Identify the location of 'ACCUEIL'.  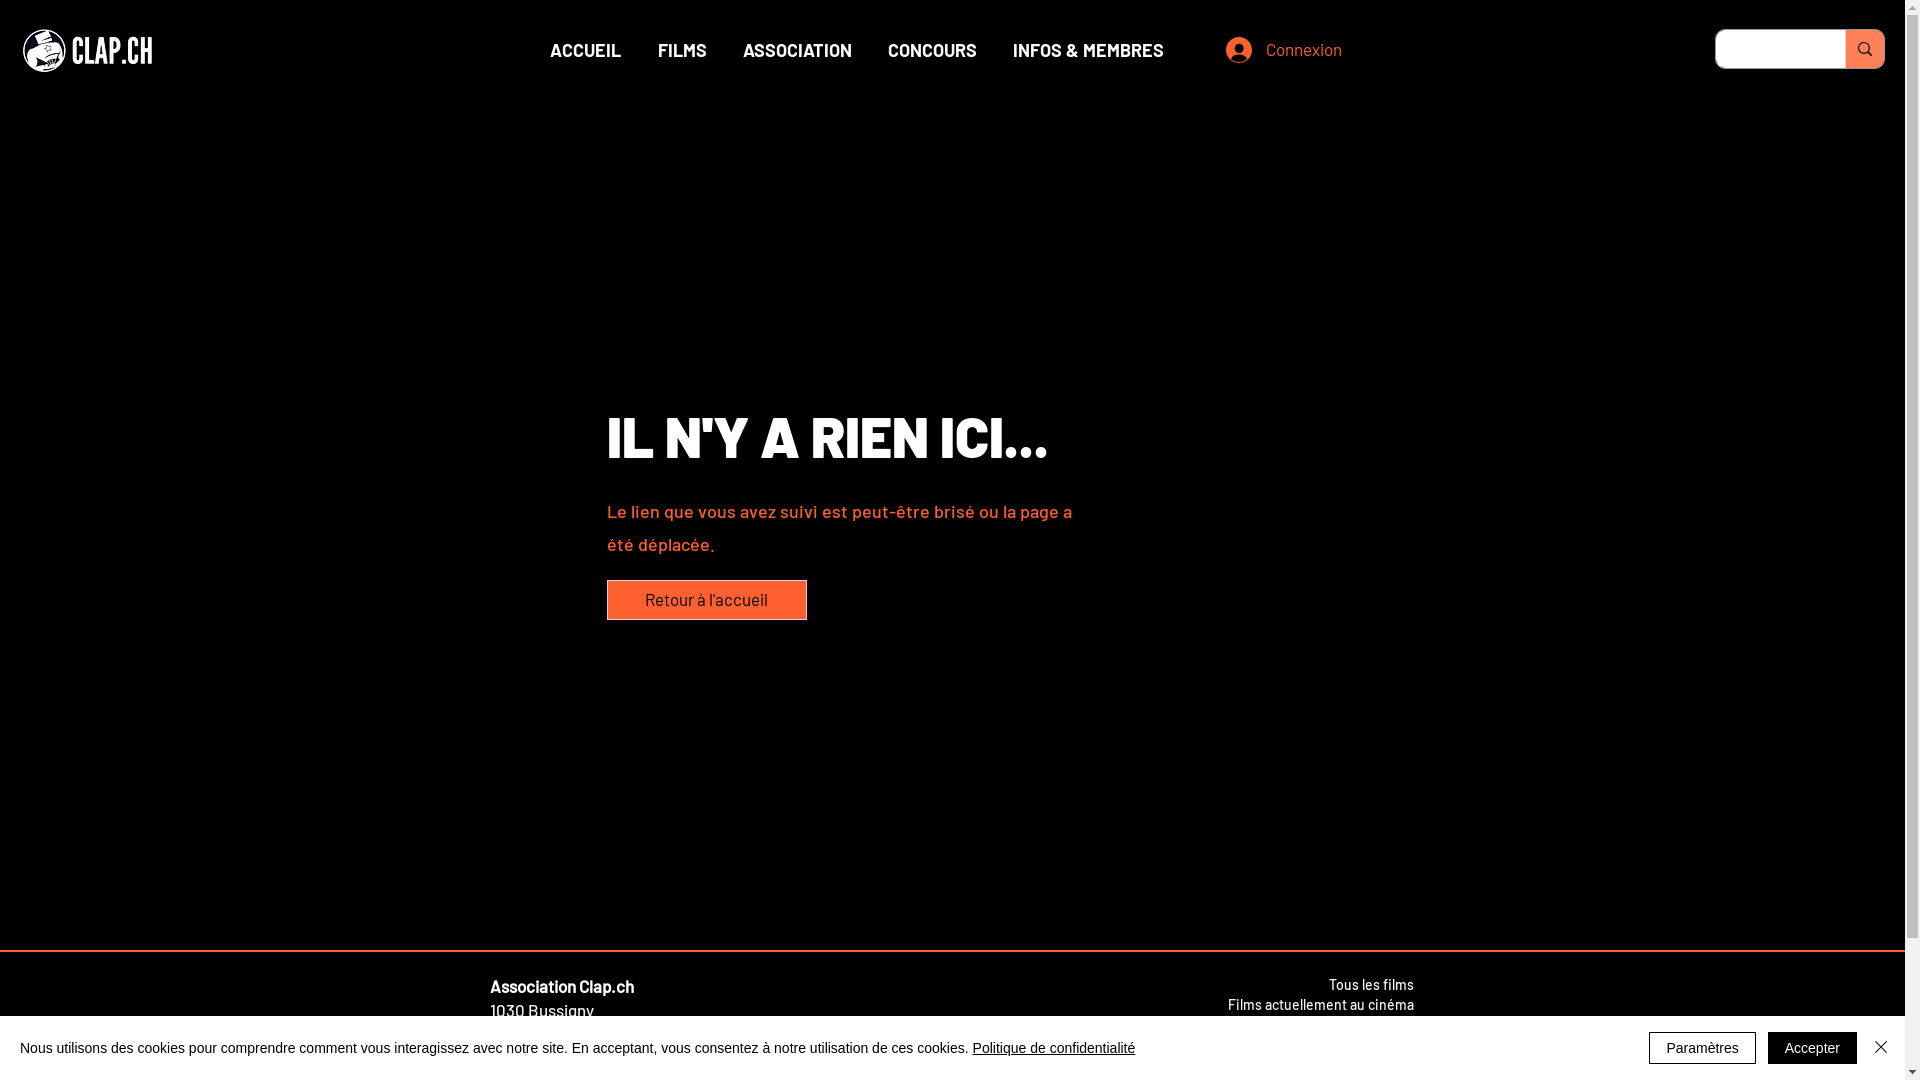
(584, 49).